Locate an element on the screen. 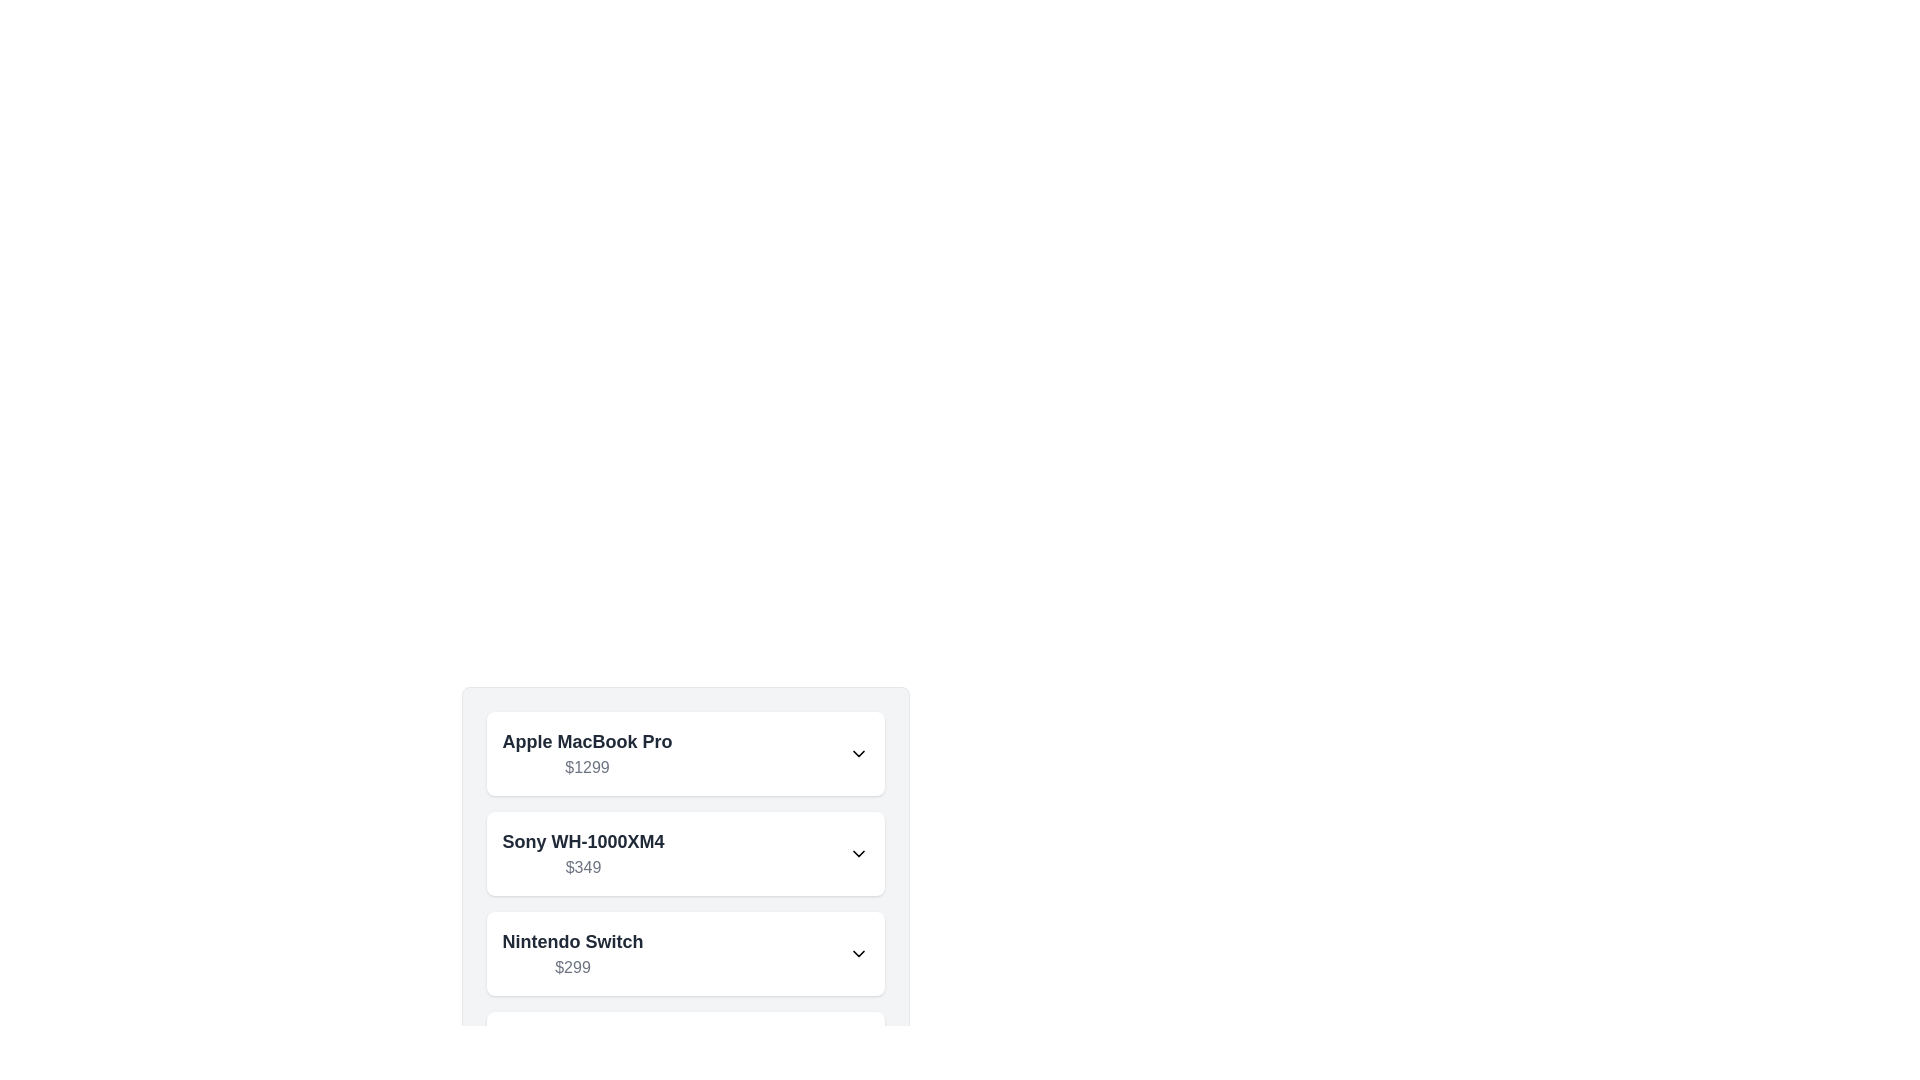 This screenshot has width=1920, height=1080. the interactive downward-pointing chevron icon button located at the far right of the row labeled 'Apple MacBook Pro $1299' is located at coordinates (858, 753).